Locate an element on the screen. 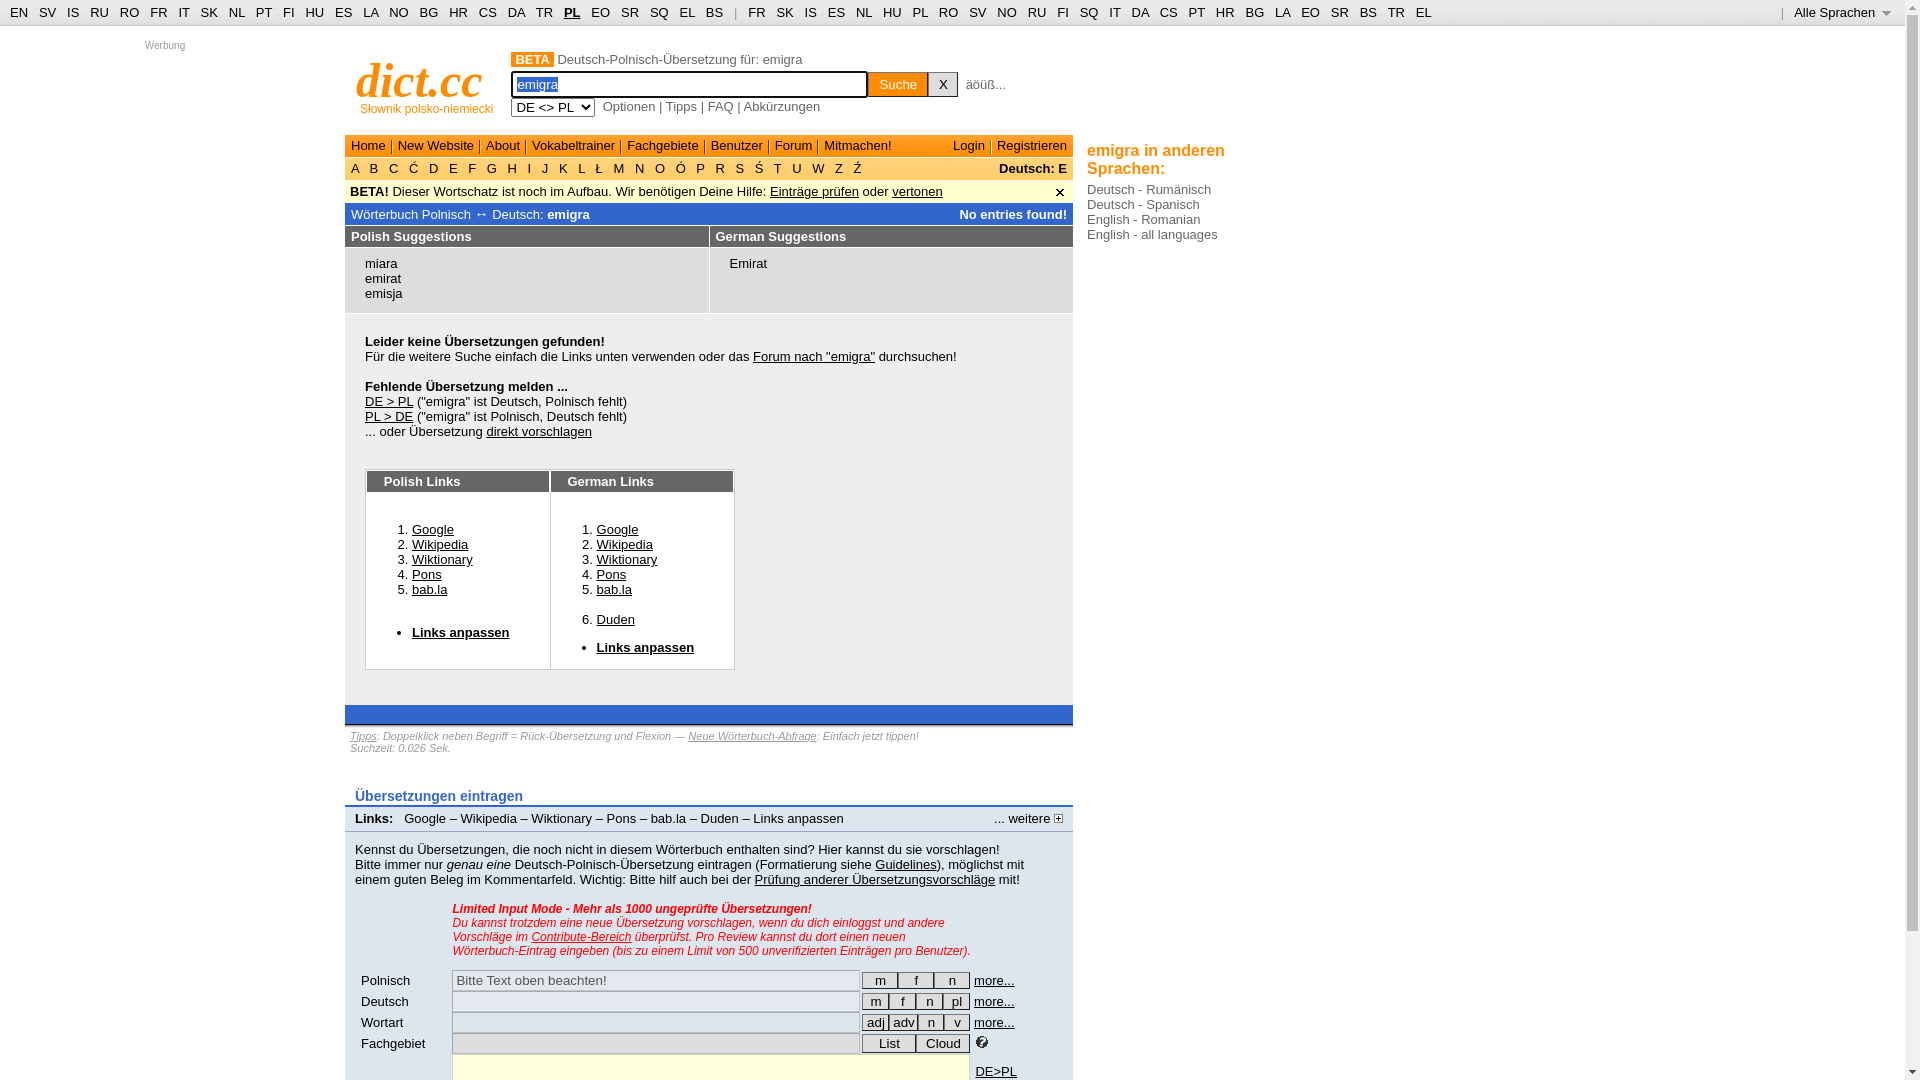 The image size is (1920, 1080). 'Forum' is located at coordinates (792, 144).